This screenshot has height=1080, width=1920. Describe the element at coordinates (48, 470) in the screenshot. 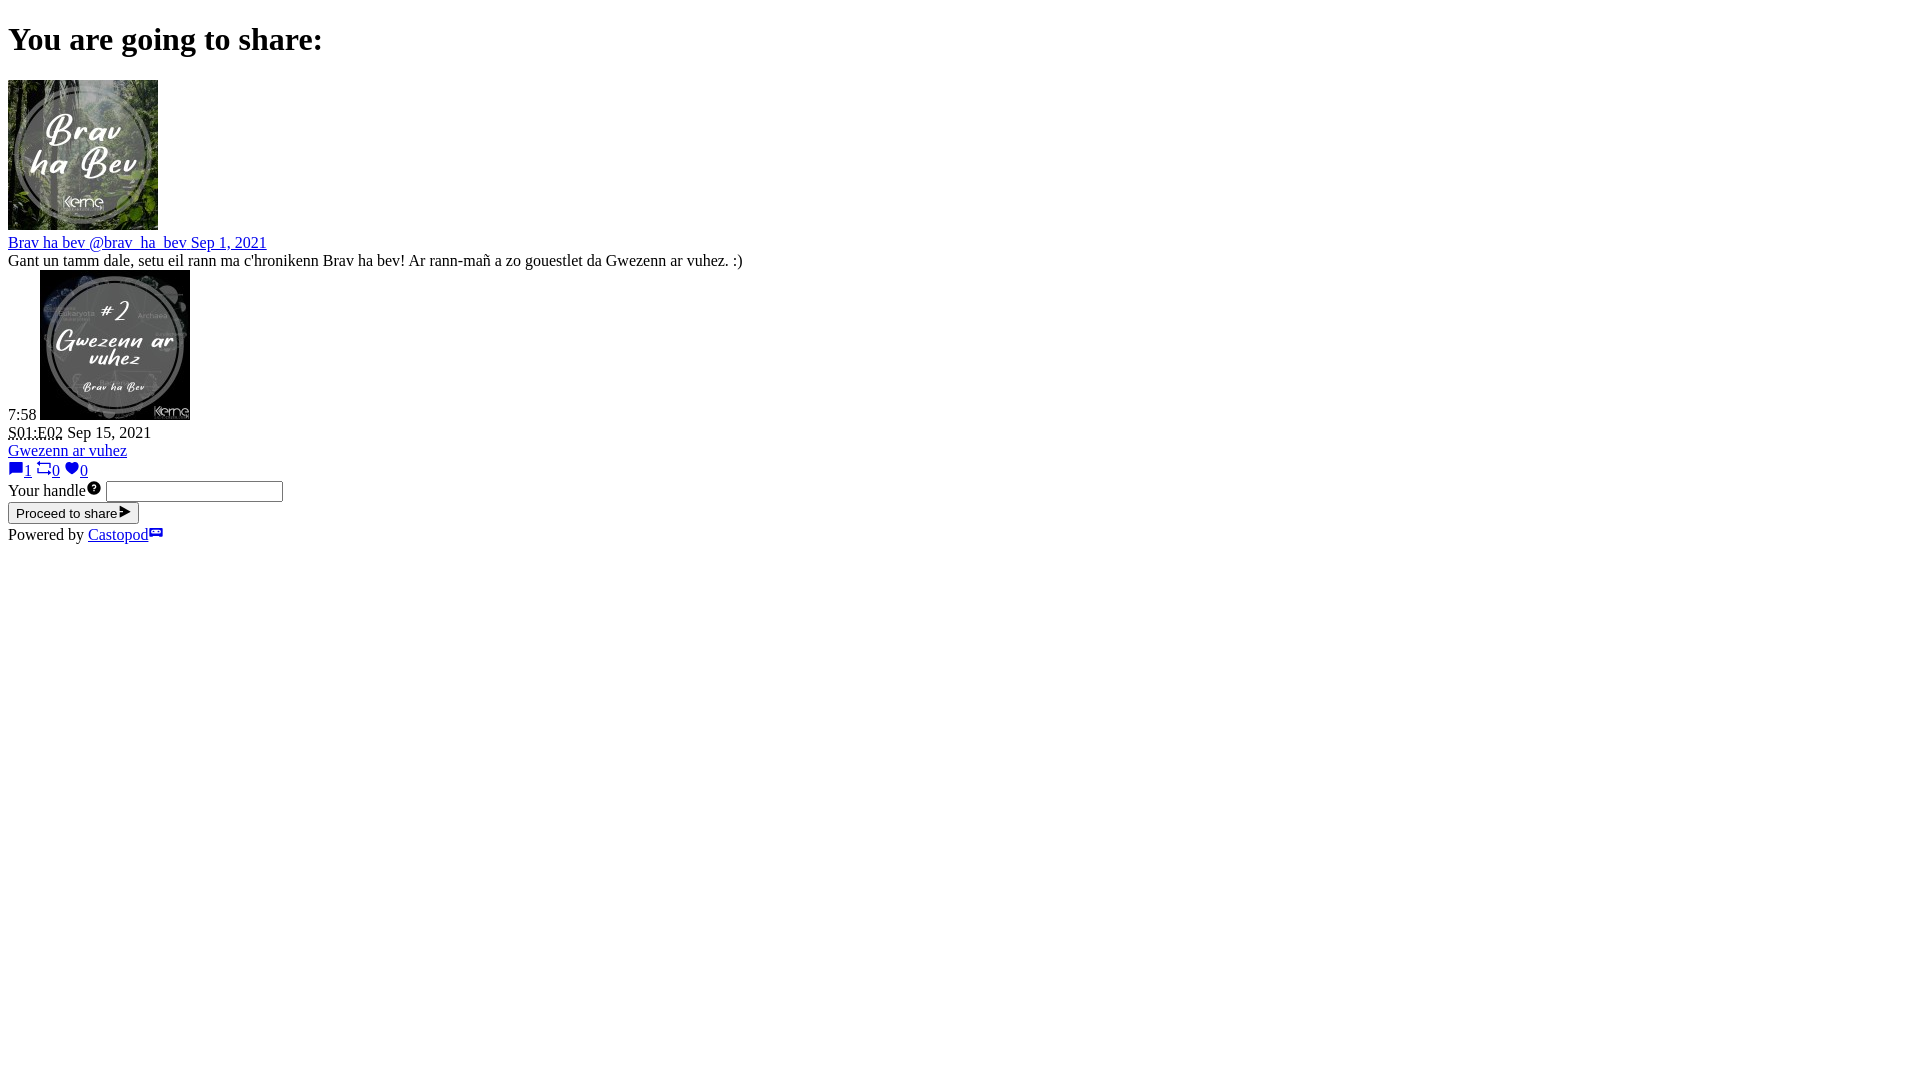

I see `'0'` at that location.